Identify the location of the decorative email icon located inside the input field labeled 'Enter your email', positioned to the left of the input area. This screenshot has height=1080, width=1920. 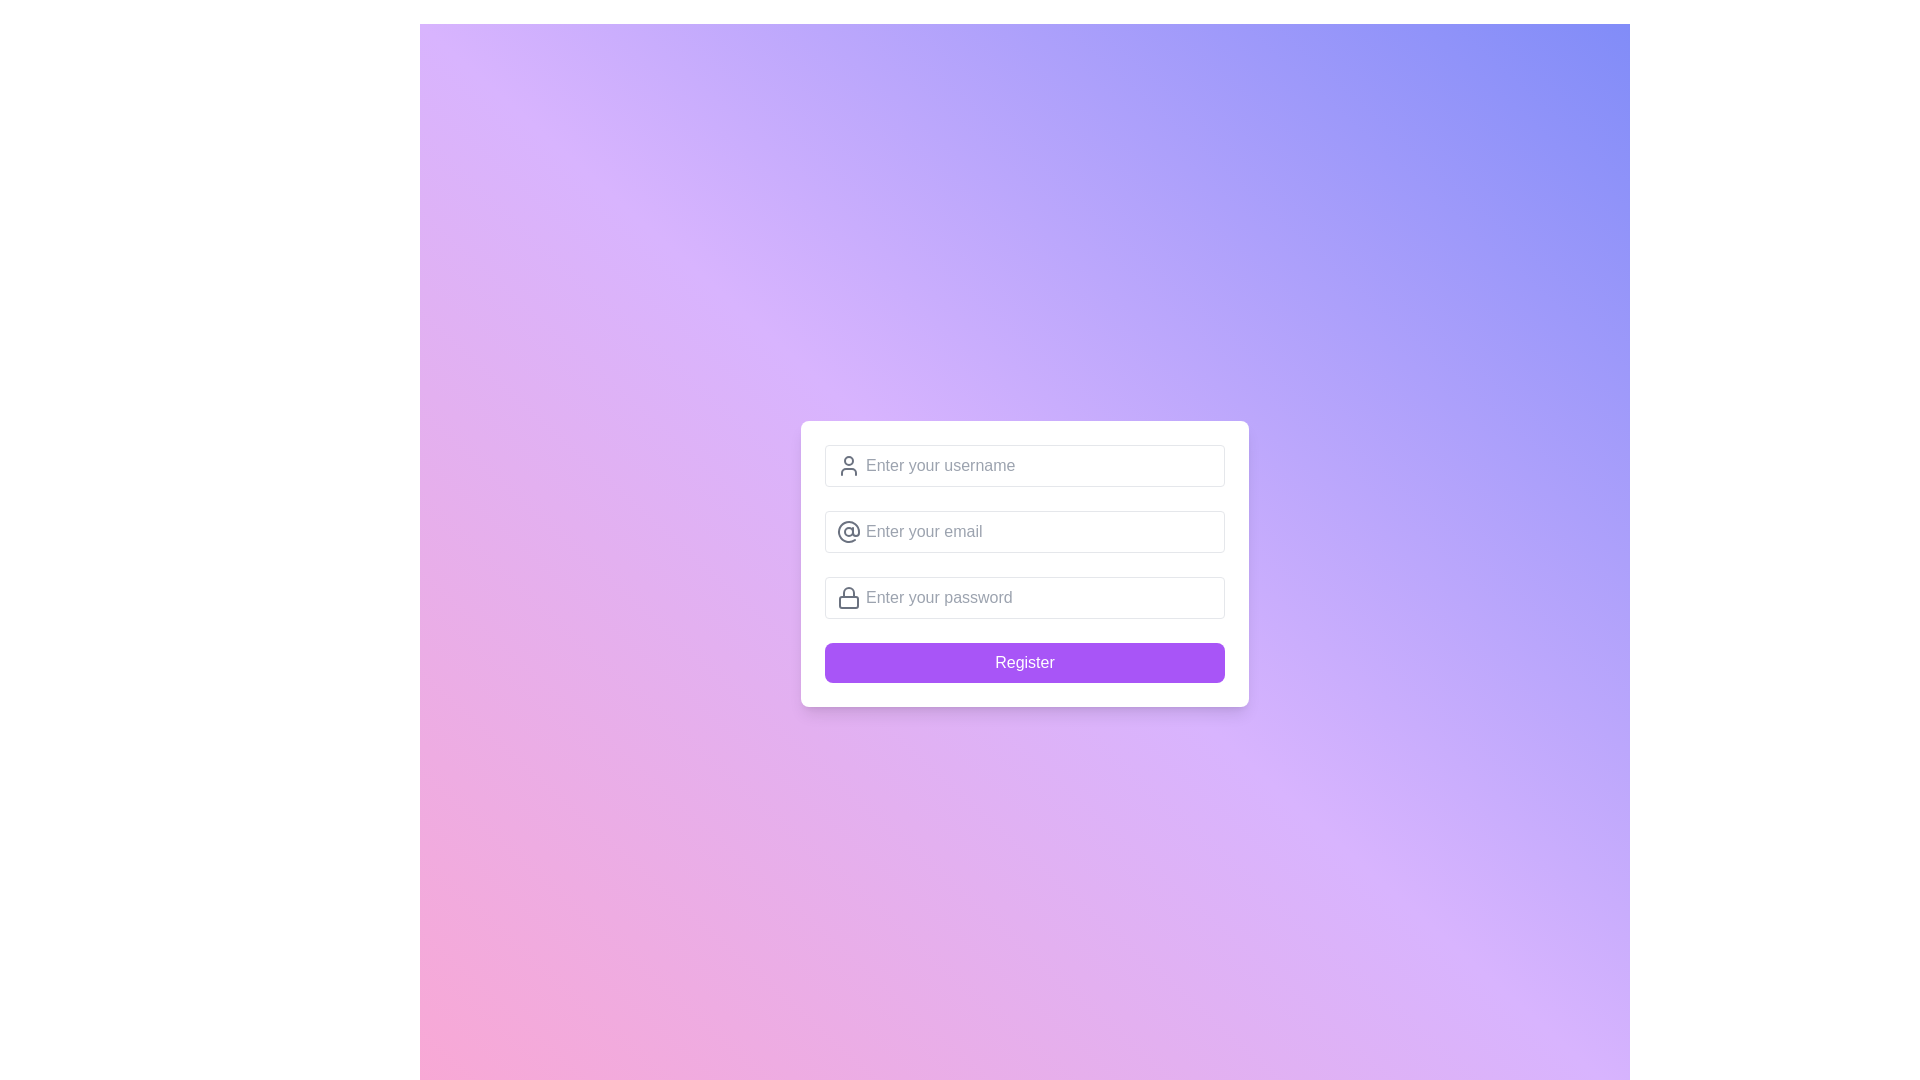
(849, 531).